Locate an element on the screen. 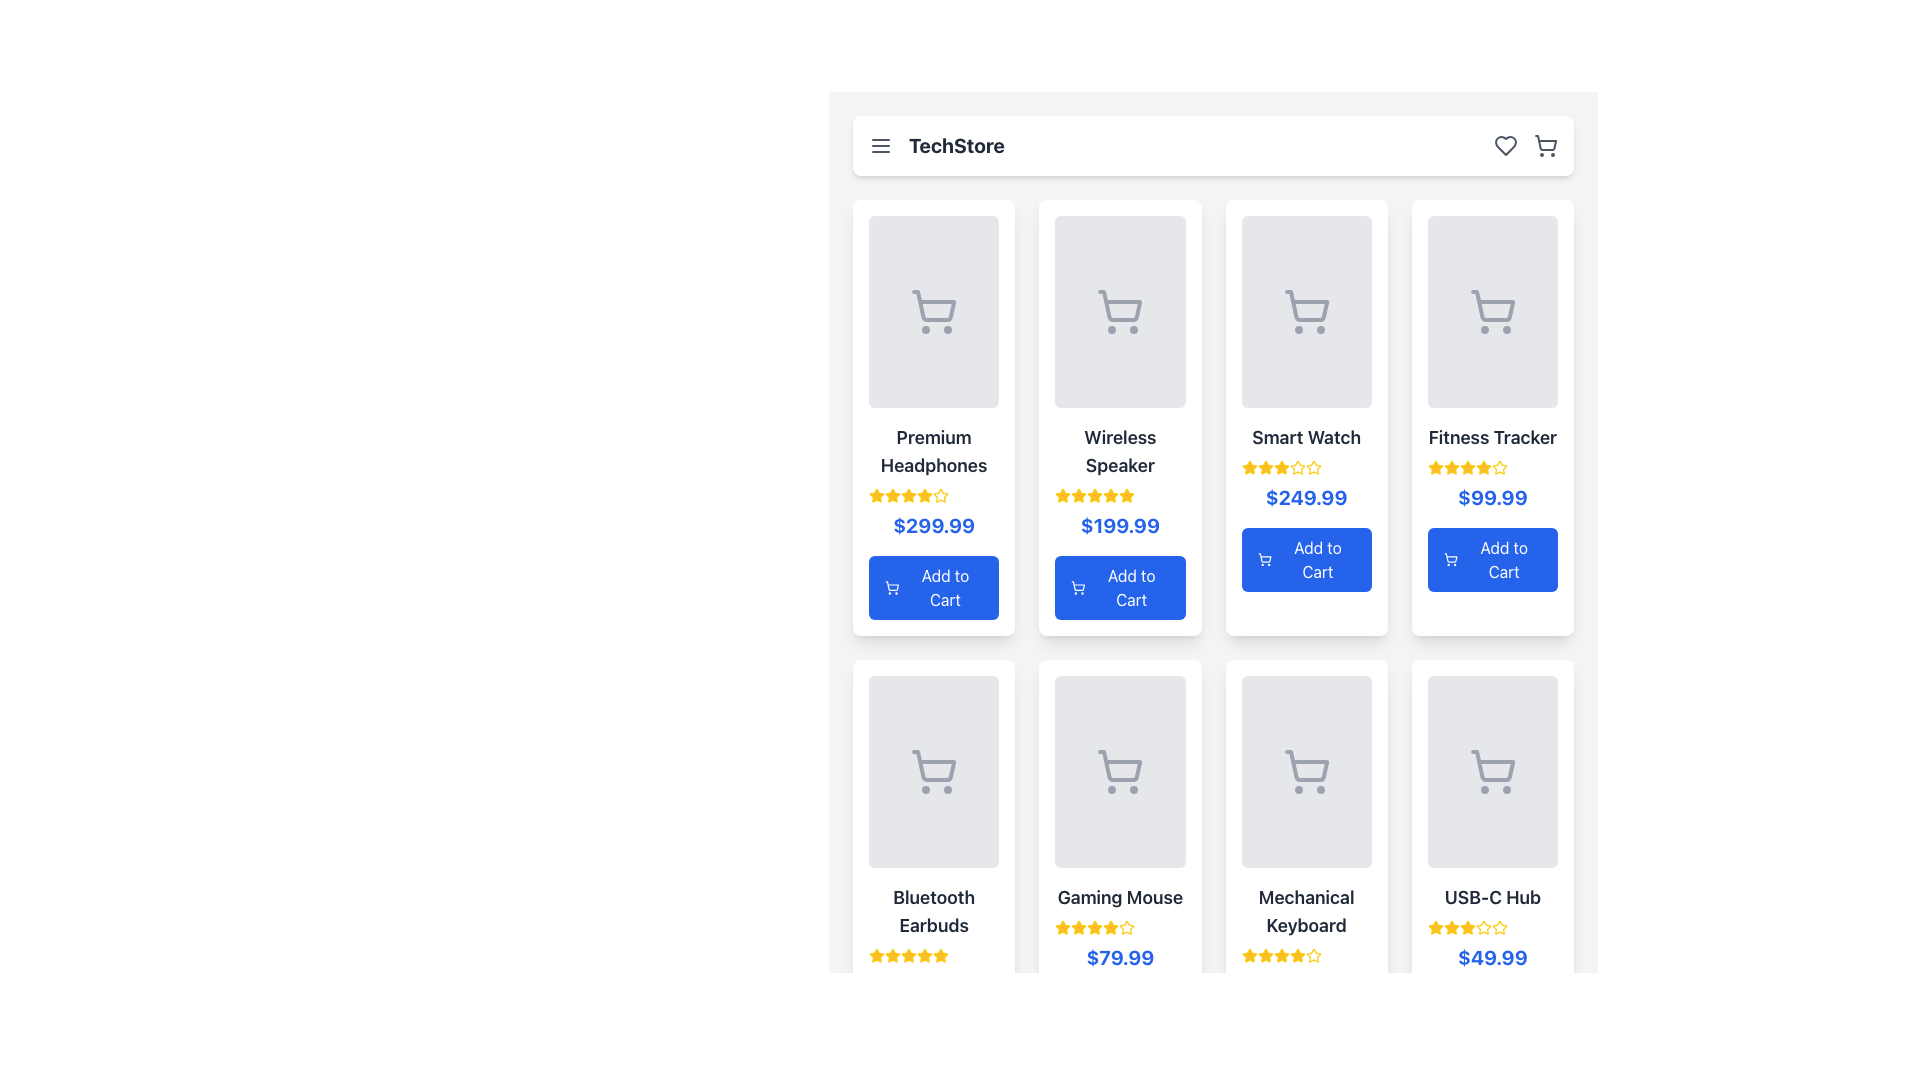 The image size is (1920, 1080). the yellow star-shaped rating icon located on the third product card from the left in the top row of the e-commerce interface is located at coordinates (1248, 467).